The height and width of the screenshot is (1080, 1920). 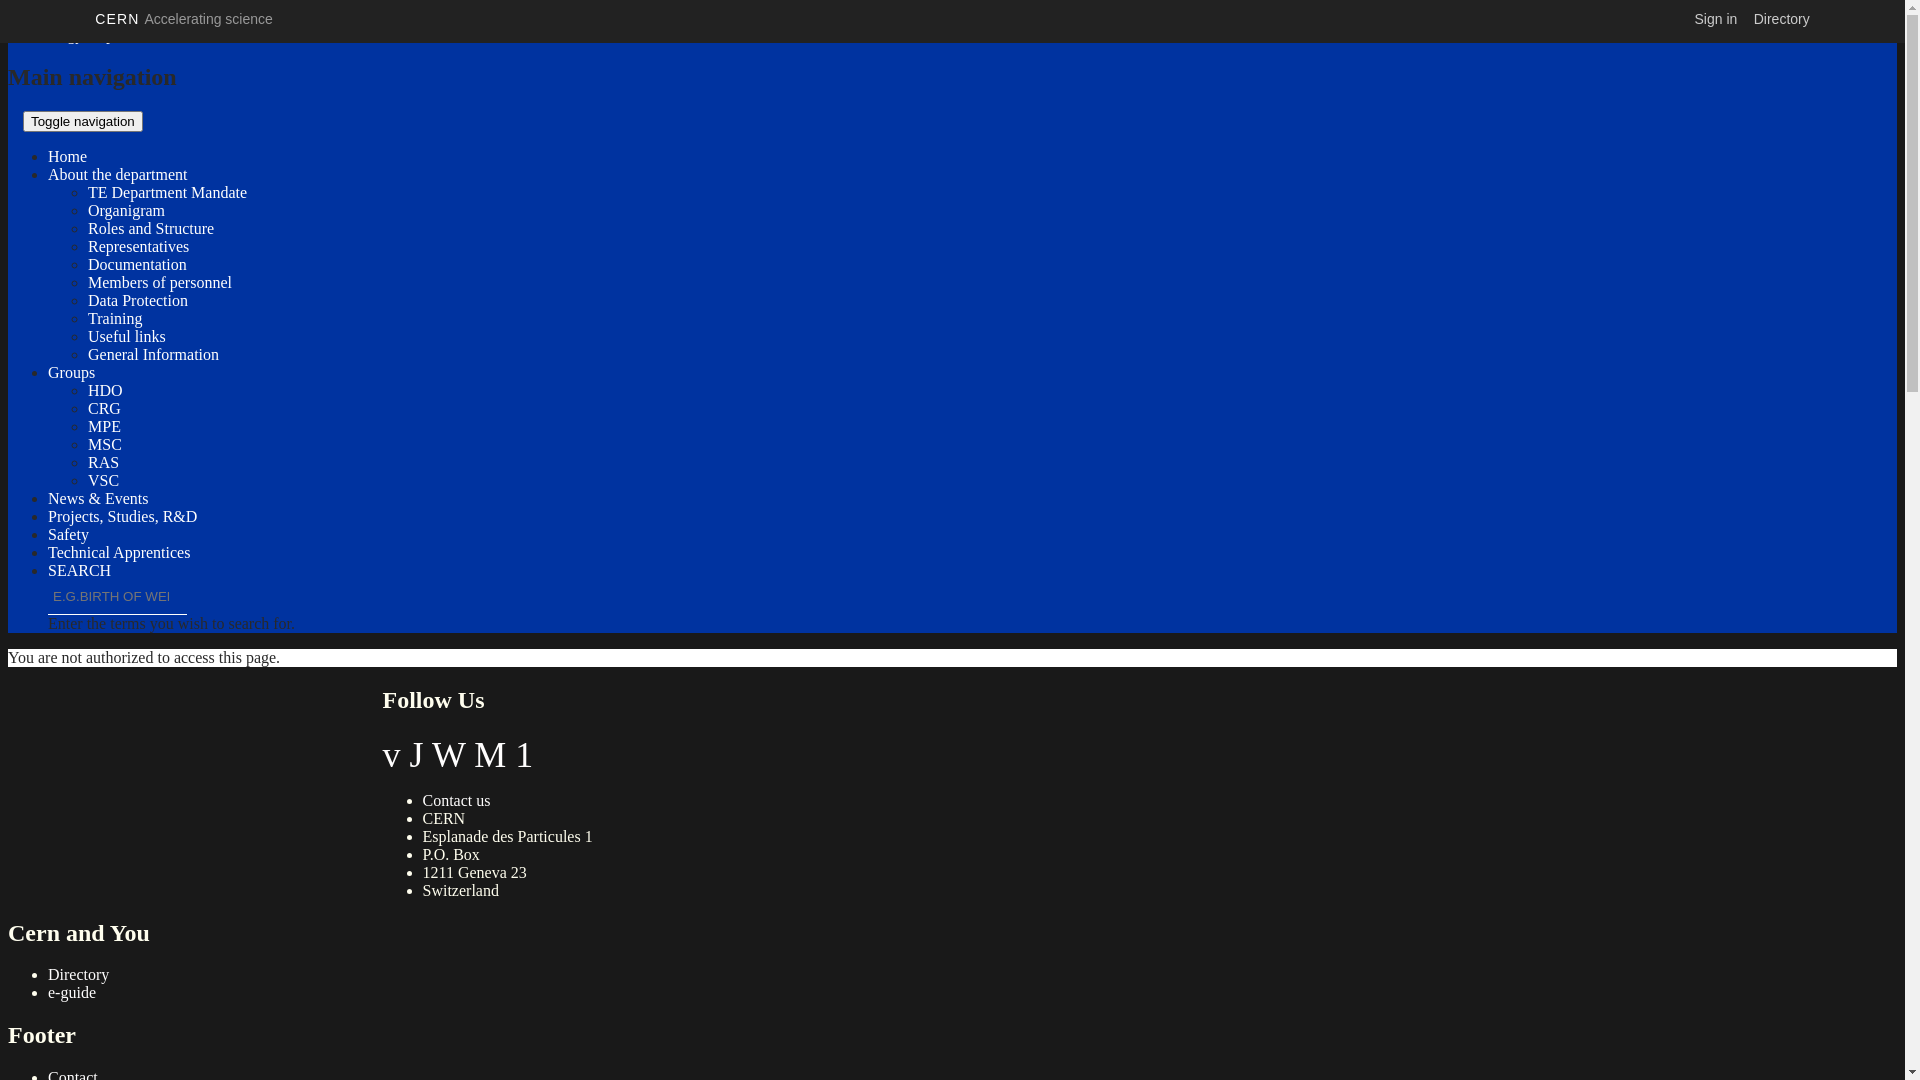 What do you see at coordinates (136, 263) in the screenshot?
I see `'Documentation'` at bounding box center [136, 263].